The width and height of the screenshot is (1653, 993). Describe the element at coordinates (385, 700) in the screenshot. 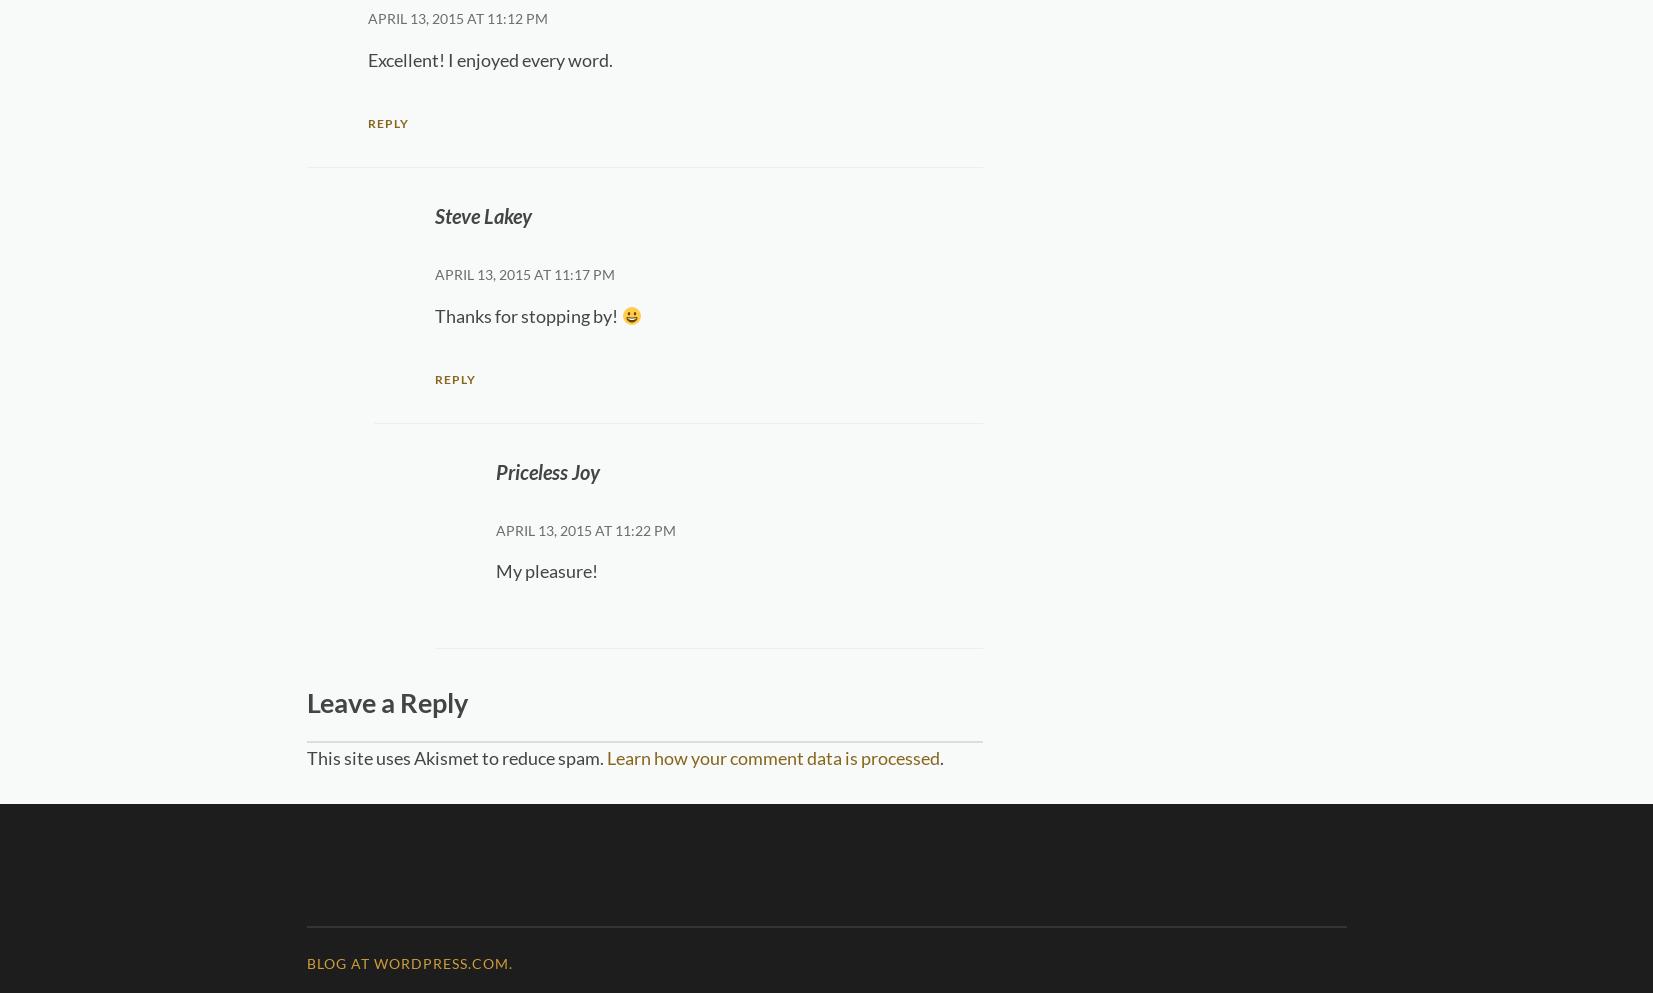

I see `'Leave a Reply'` at that location.